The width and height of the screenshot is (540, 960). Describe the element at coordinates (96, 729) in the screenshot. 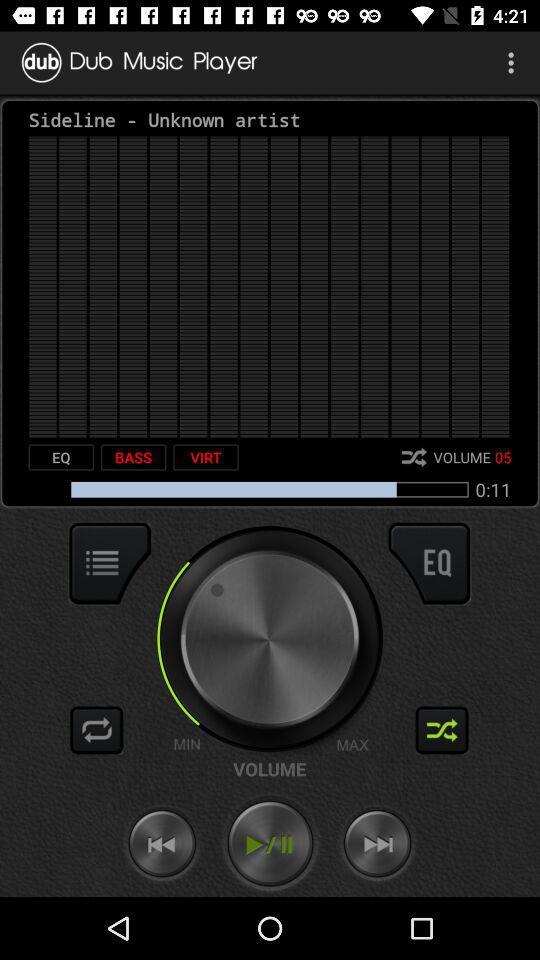

I see `repeat` at that location.